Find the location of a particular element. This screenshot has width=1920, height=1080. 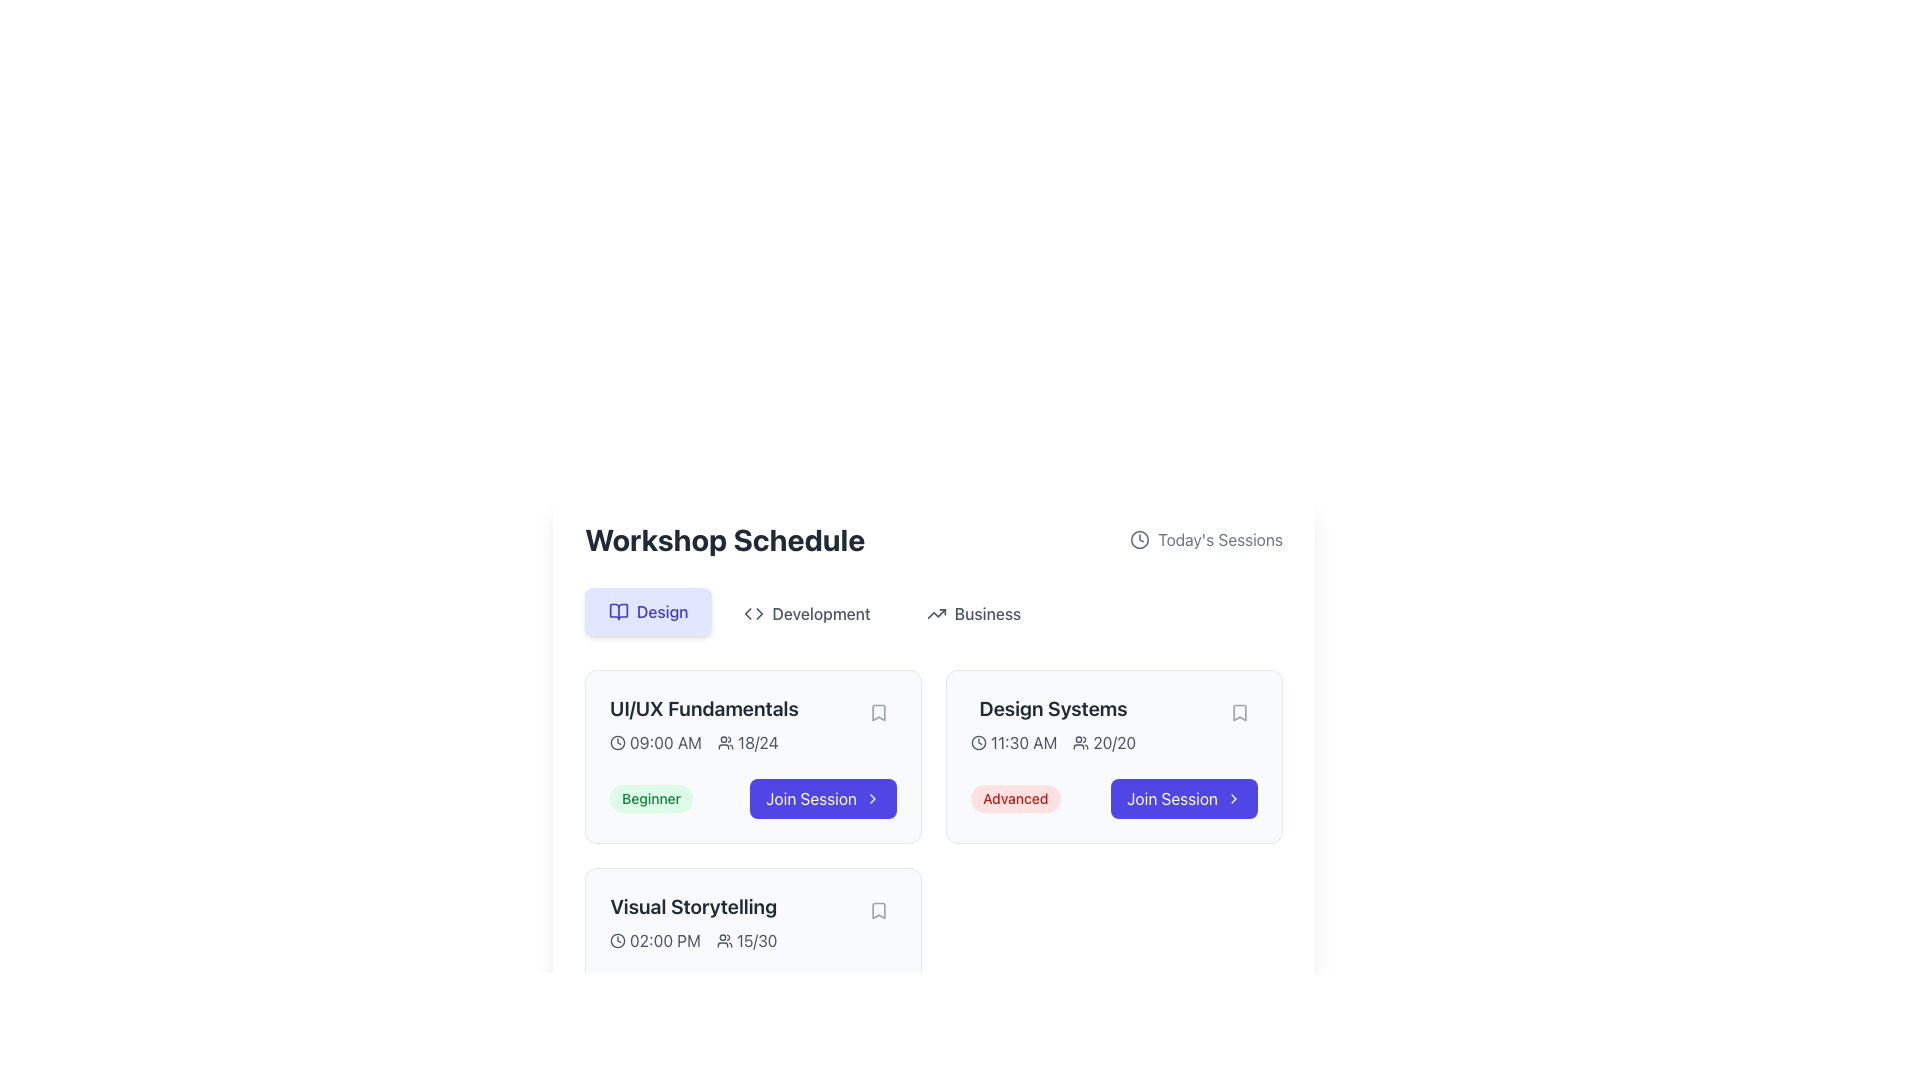

the decorative 'Business' icon located to the left of the 'Business' text in the horizontal group of tabs at the top of the interface is located at coordinates (935, 612).